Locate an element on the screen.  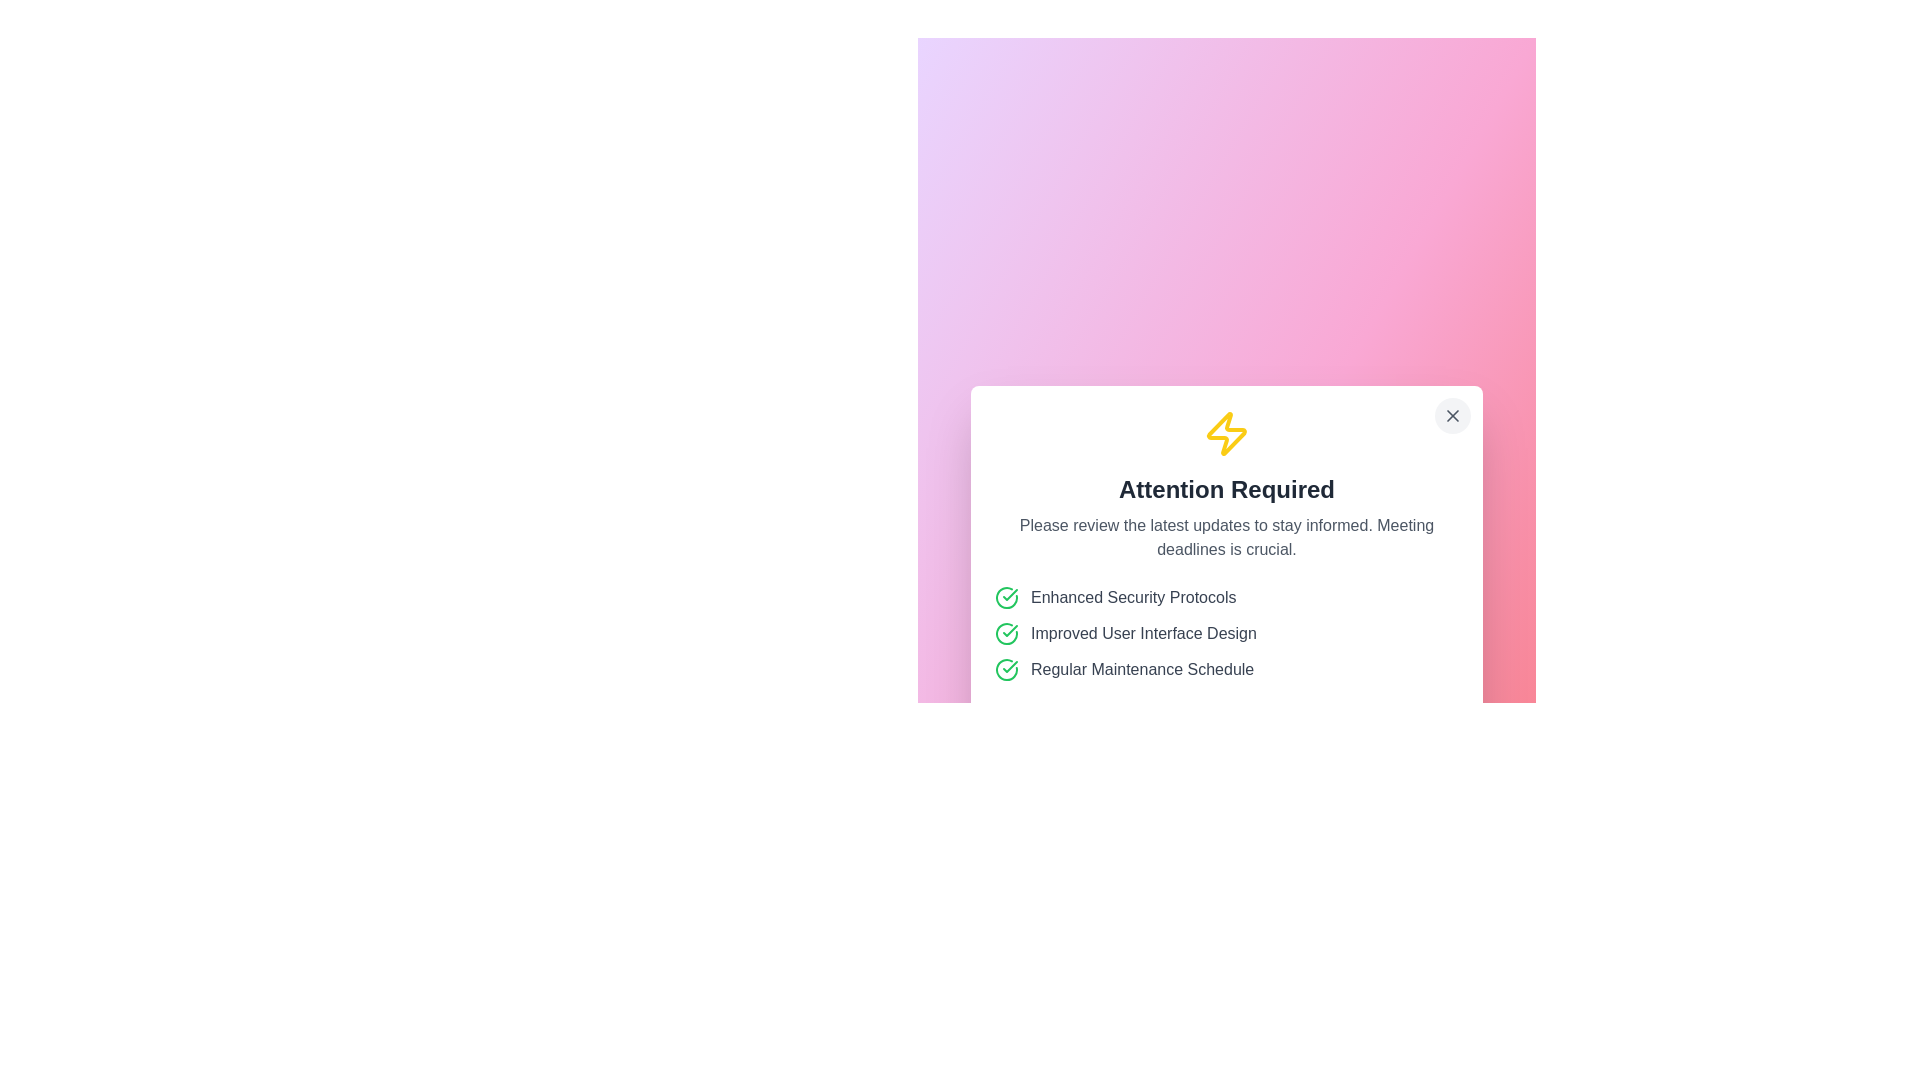
the visual indicator icon located at the center-top of the modal dialog above the 'Attention Required' heading is located at coordinates (1226, 433).